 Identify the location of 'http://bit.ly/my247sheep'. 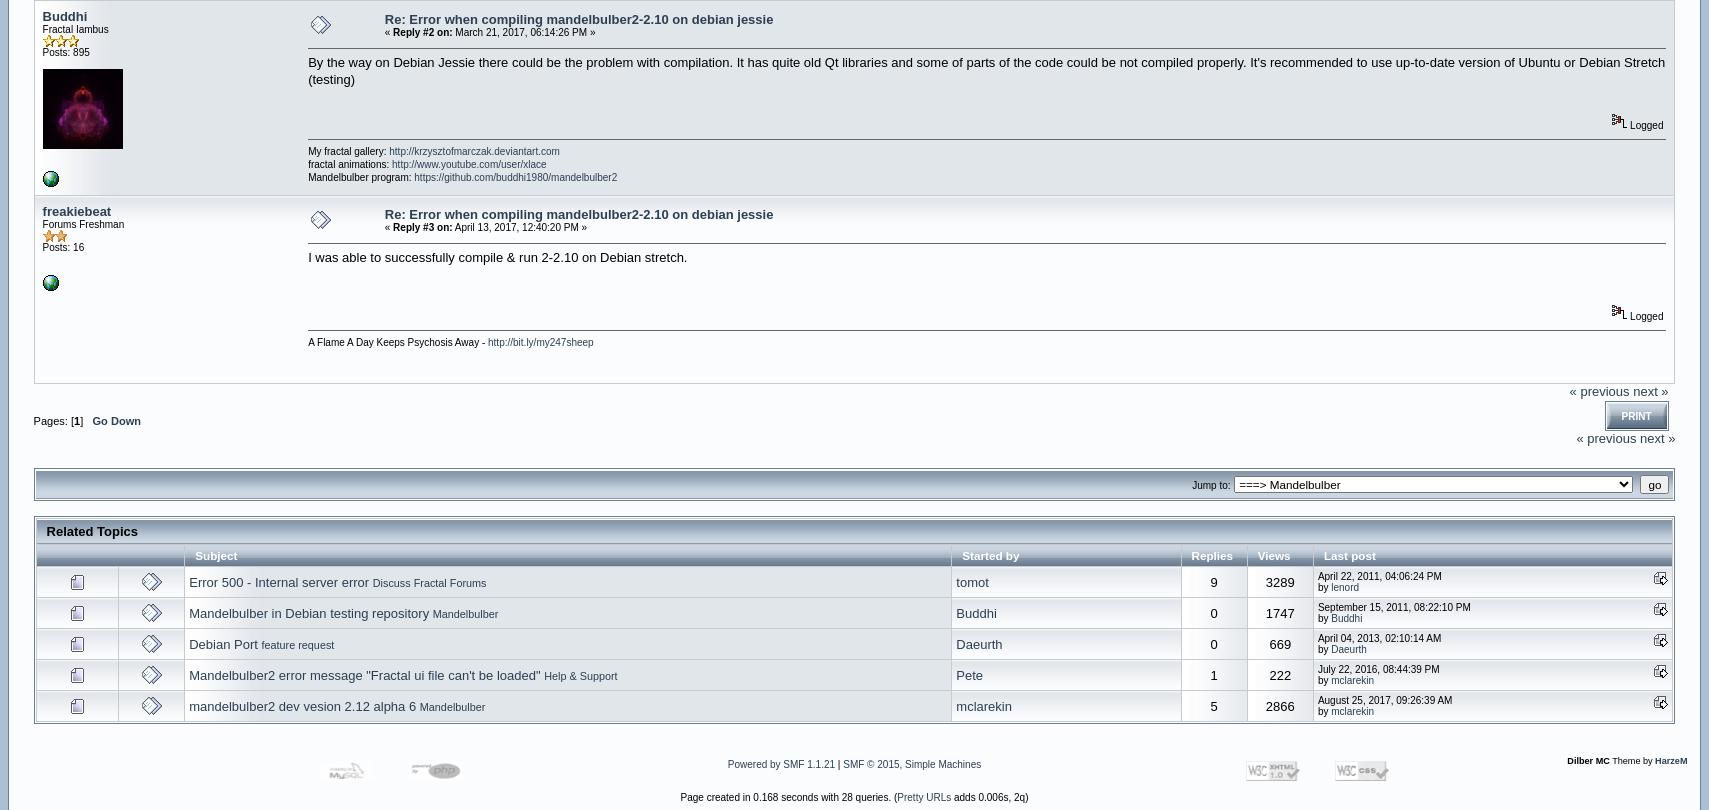
(539, 341).